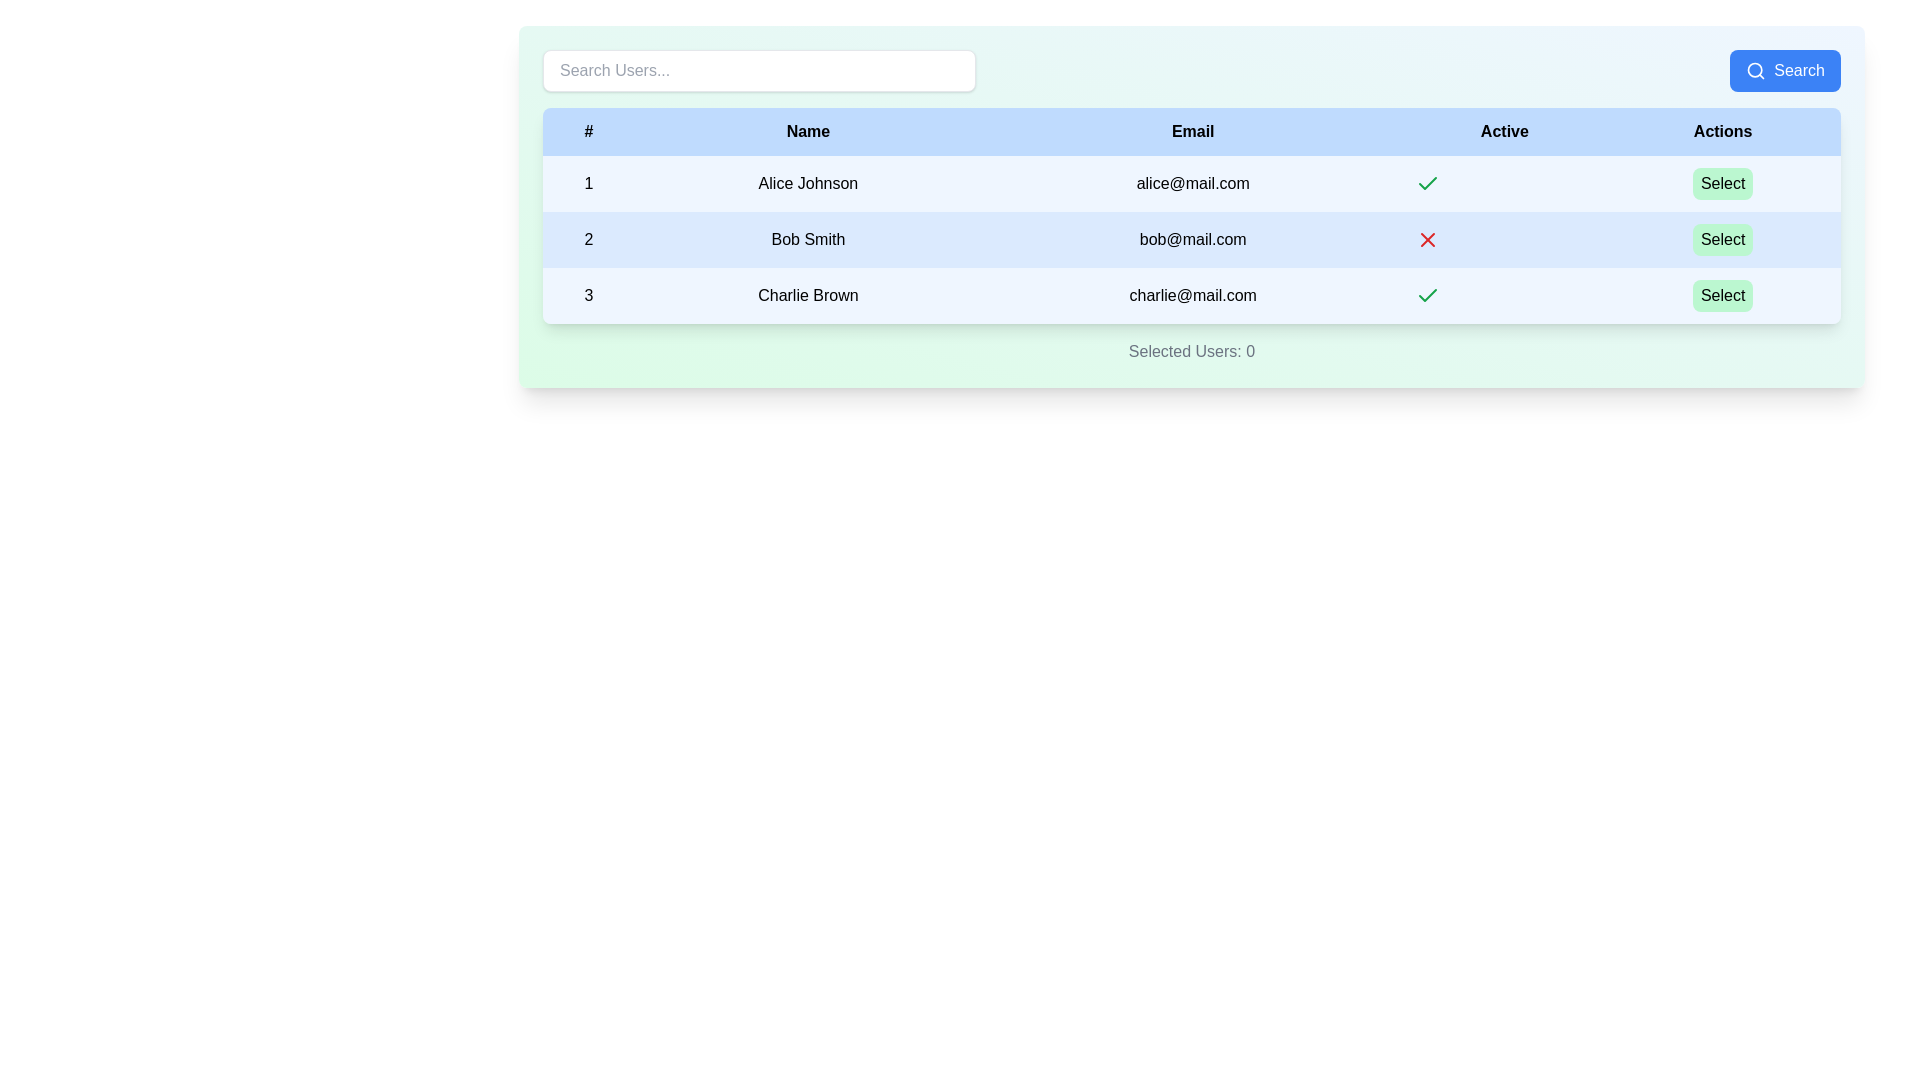 Image resolution: width=1920 pixels, height=1080 pixels. What do you see at coordinates (1785, 69) in the screenshot?
I see `the blue 'Search' button with rounded corners, which features a magnifying glass icon and white text` at bounding box center [1785, 69].